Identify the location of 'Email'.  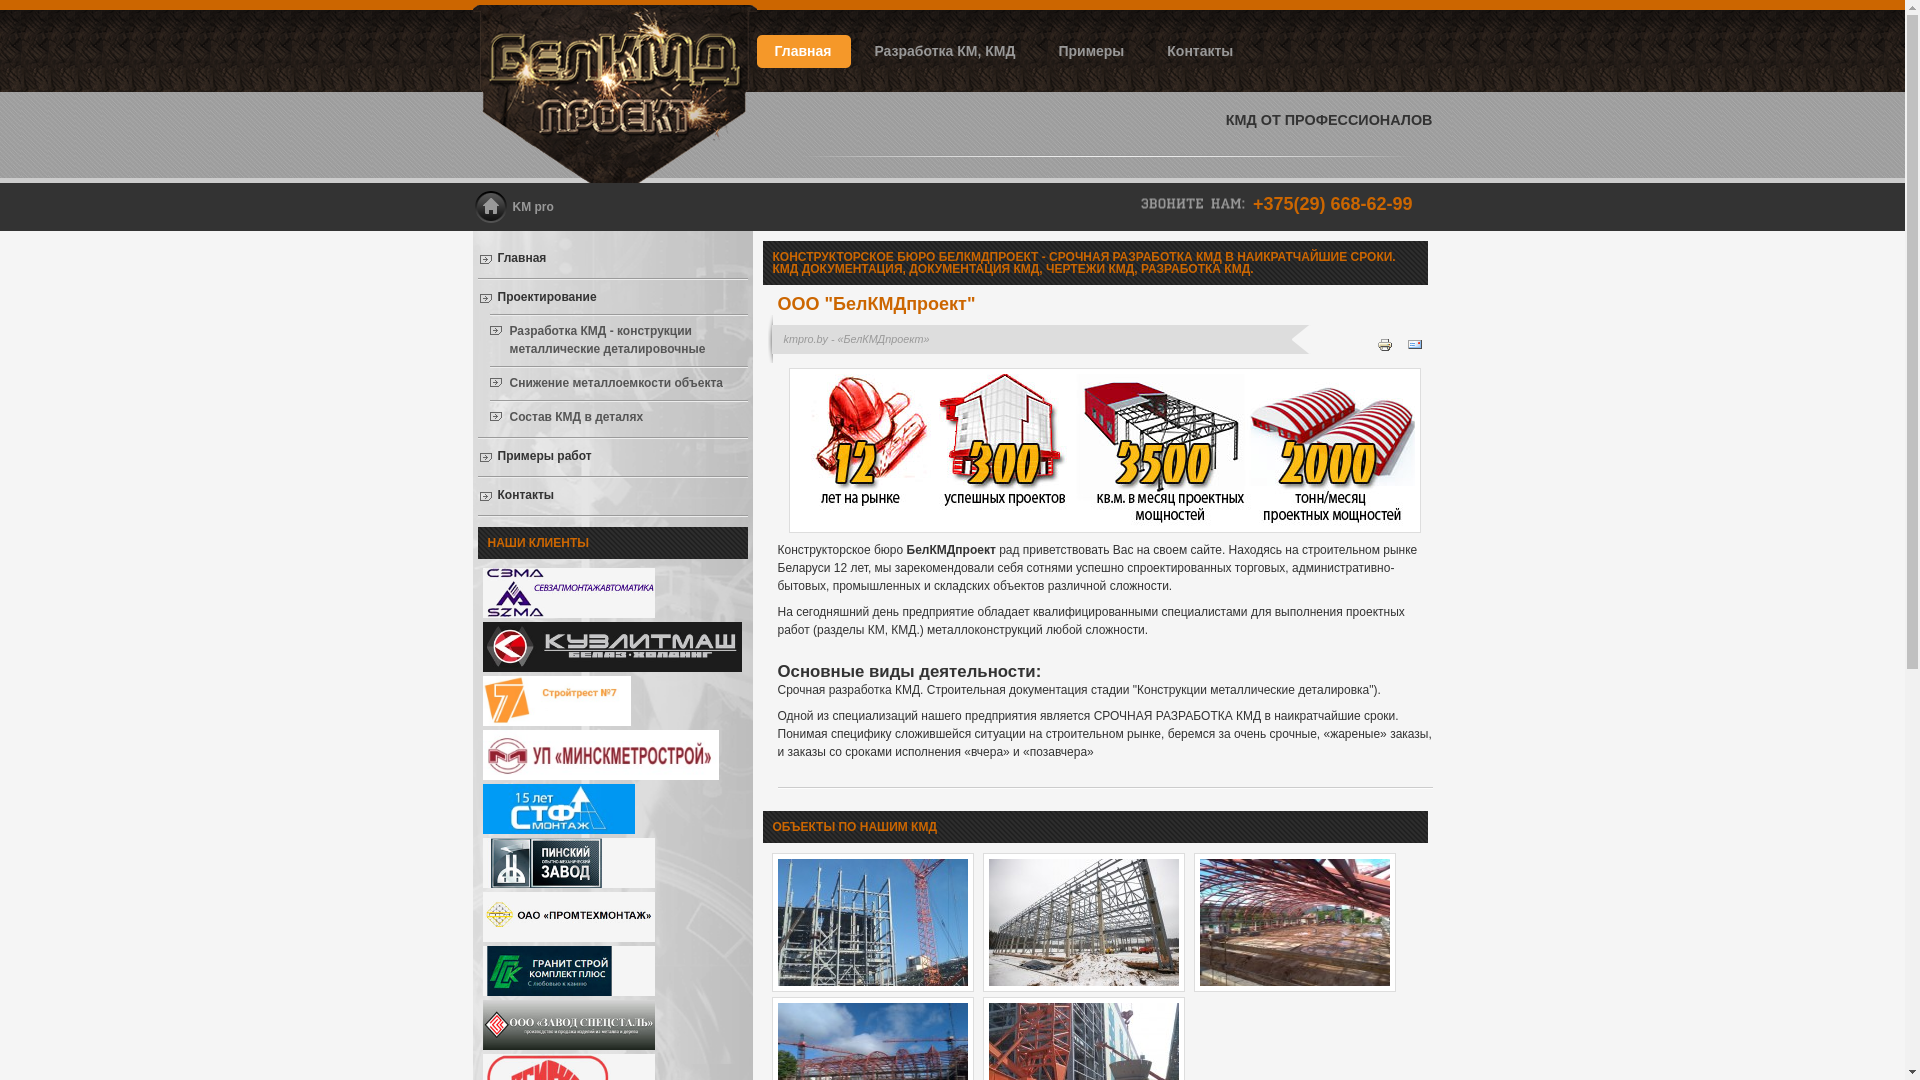
(1418, 347).